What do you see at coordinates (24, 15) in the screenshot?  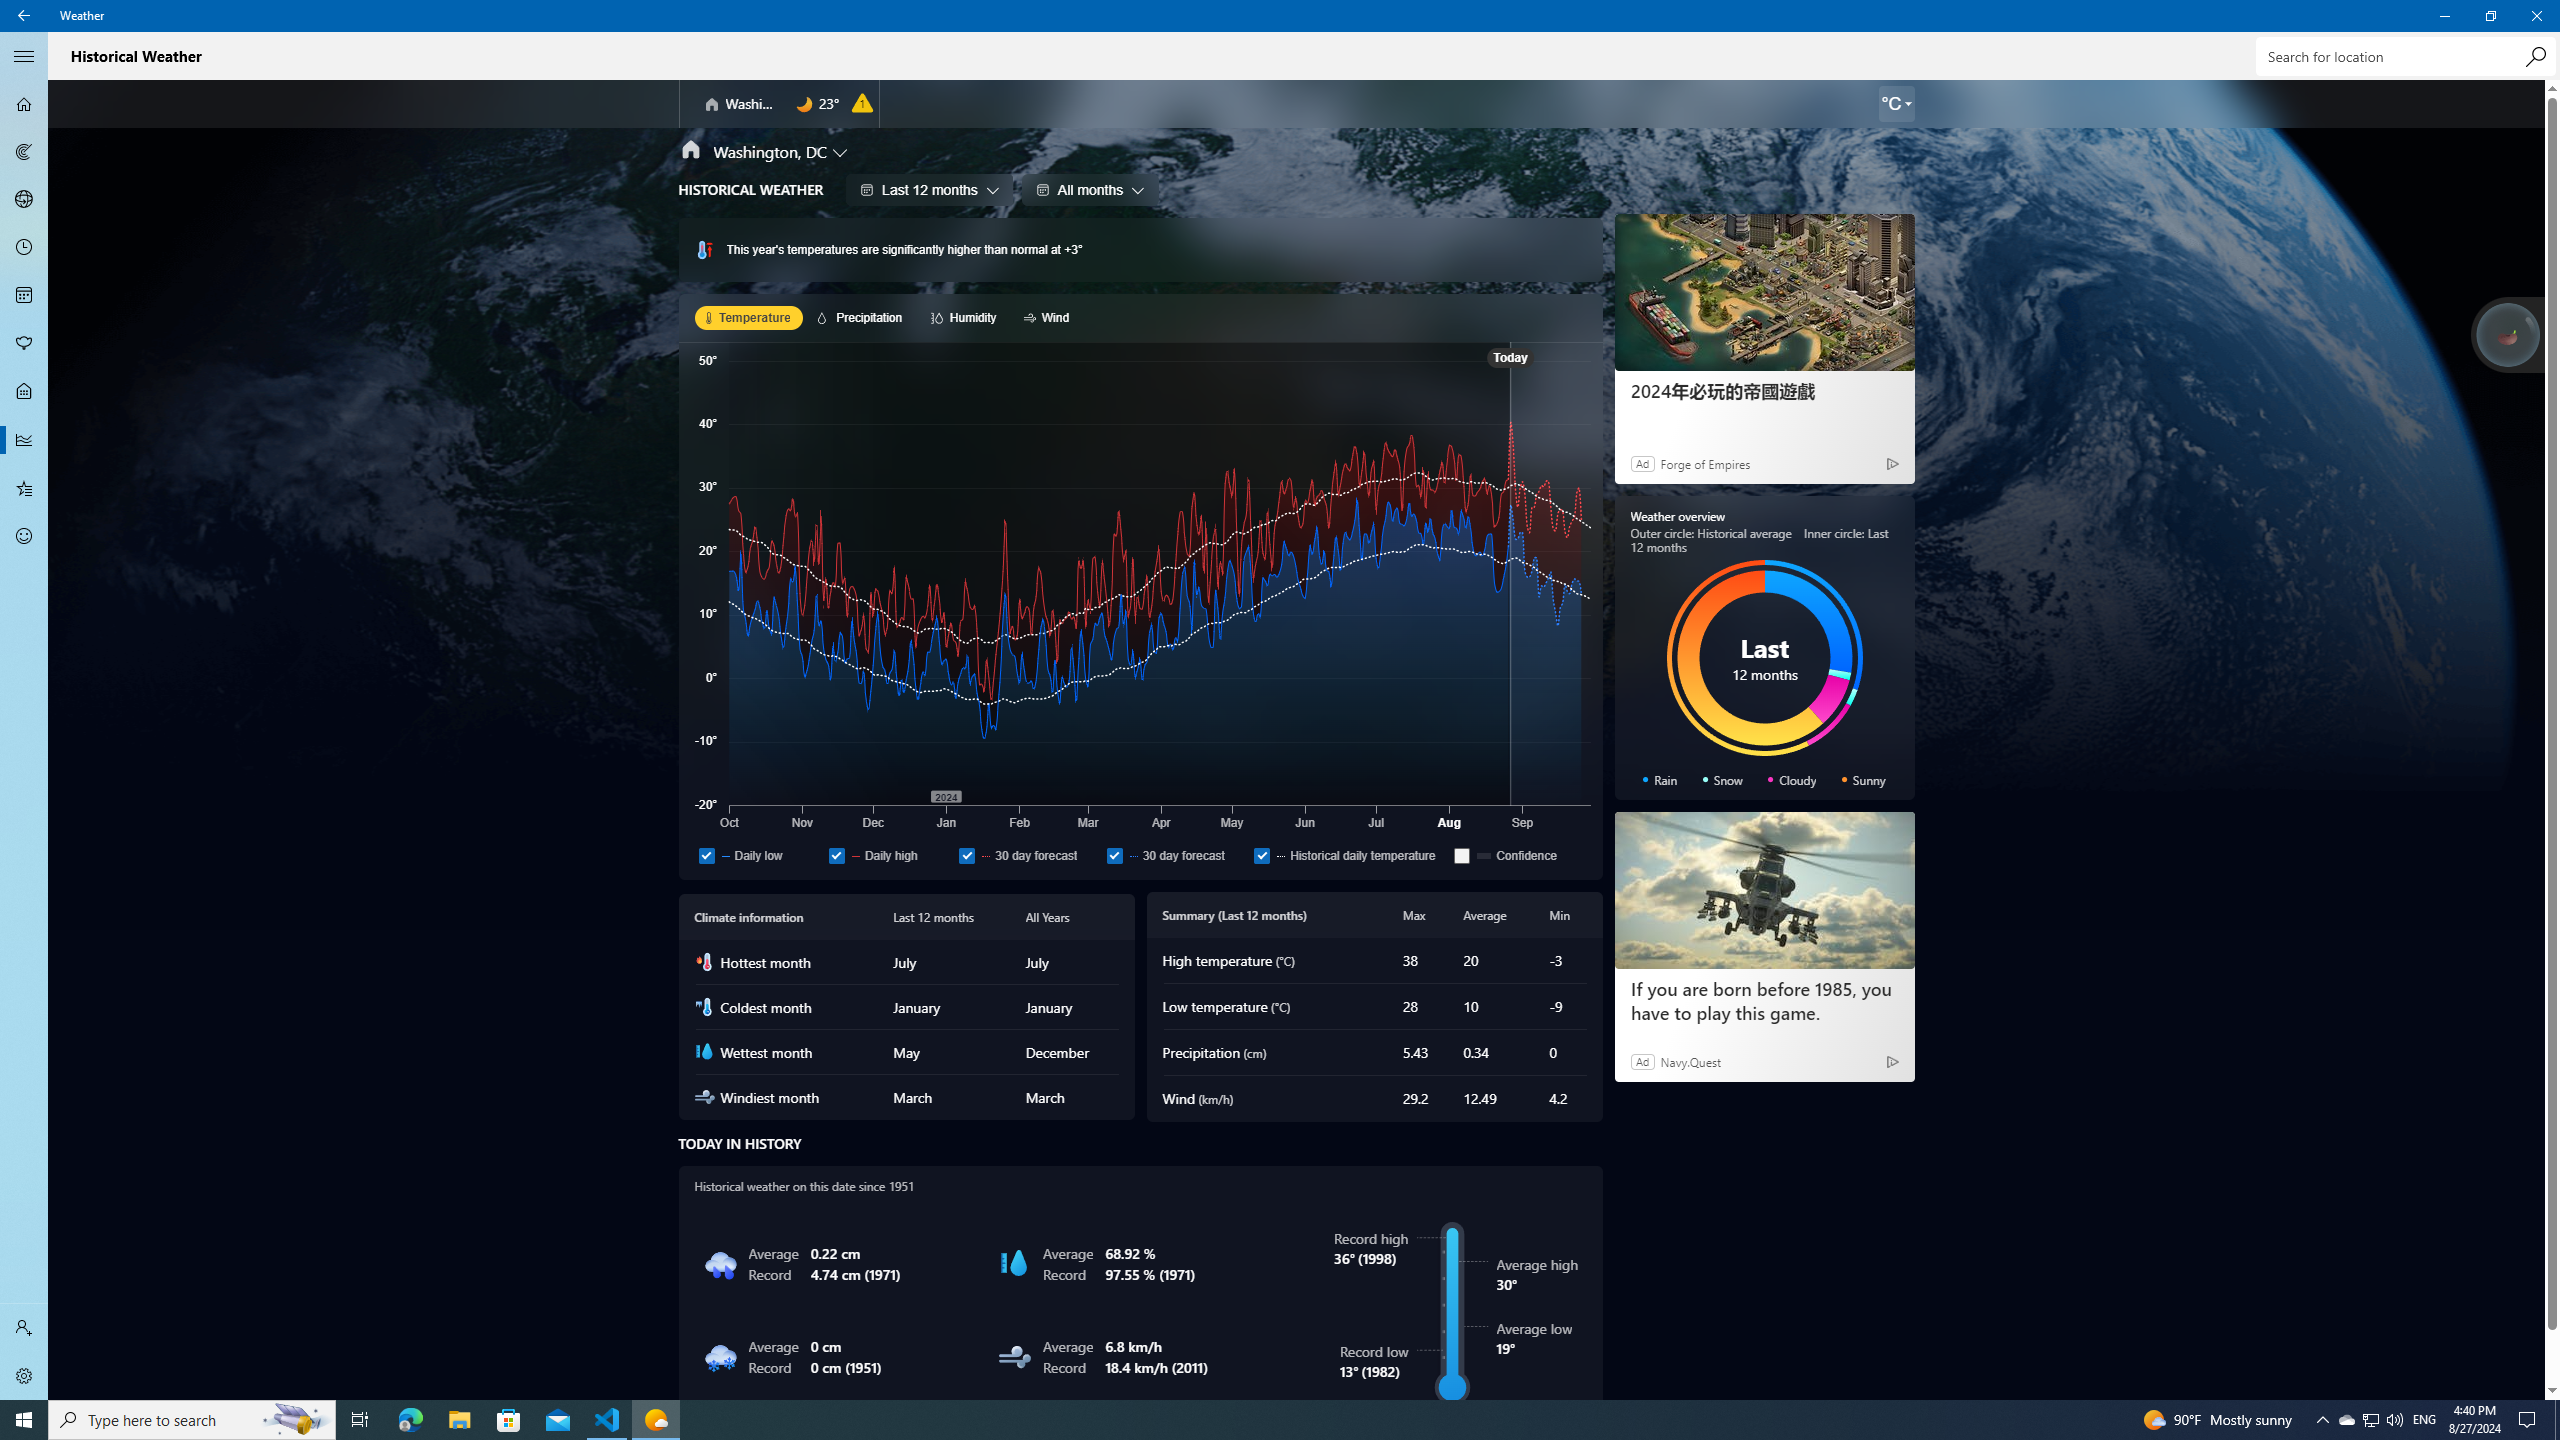 I see `'Back'` at bounding box center [24, 15].